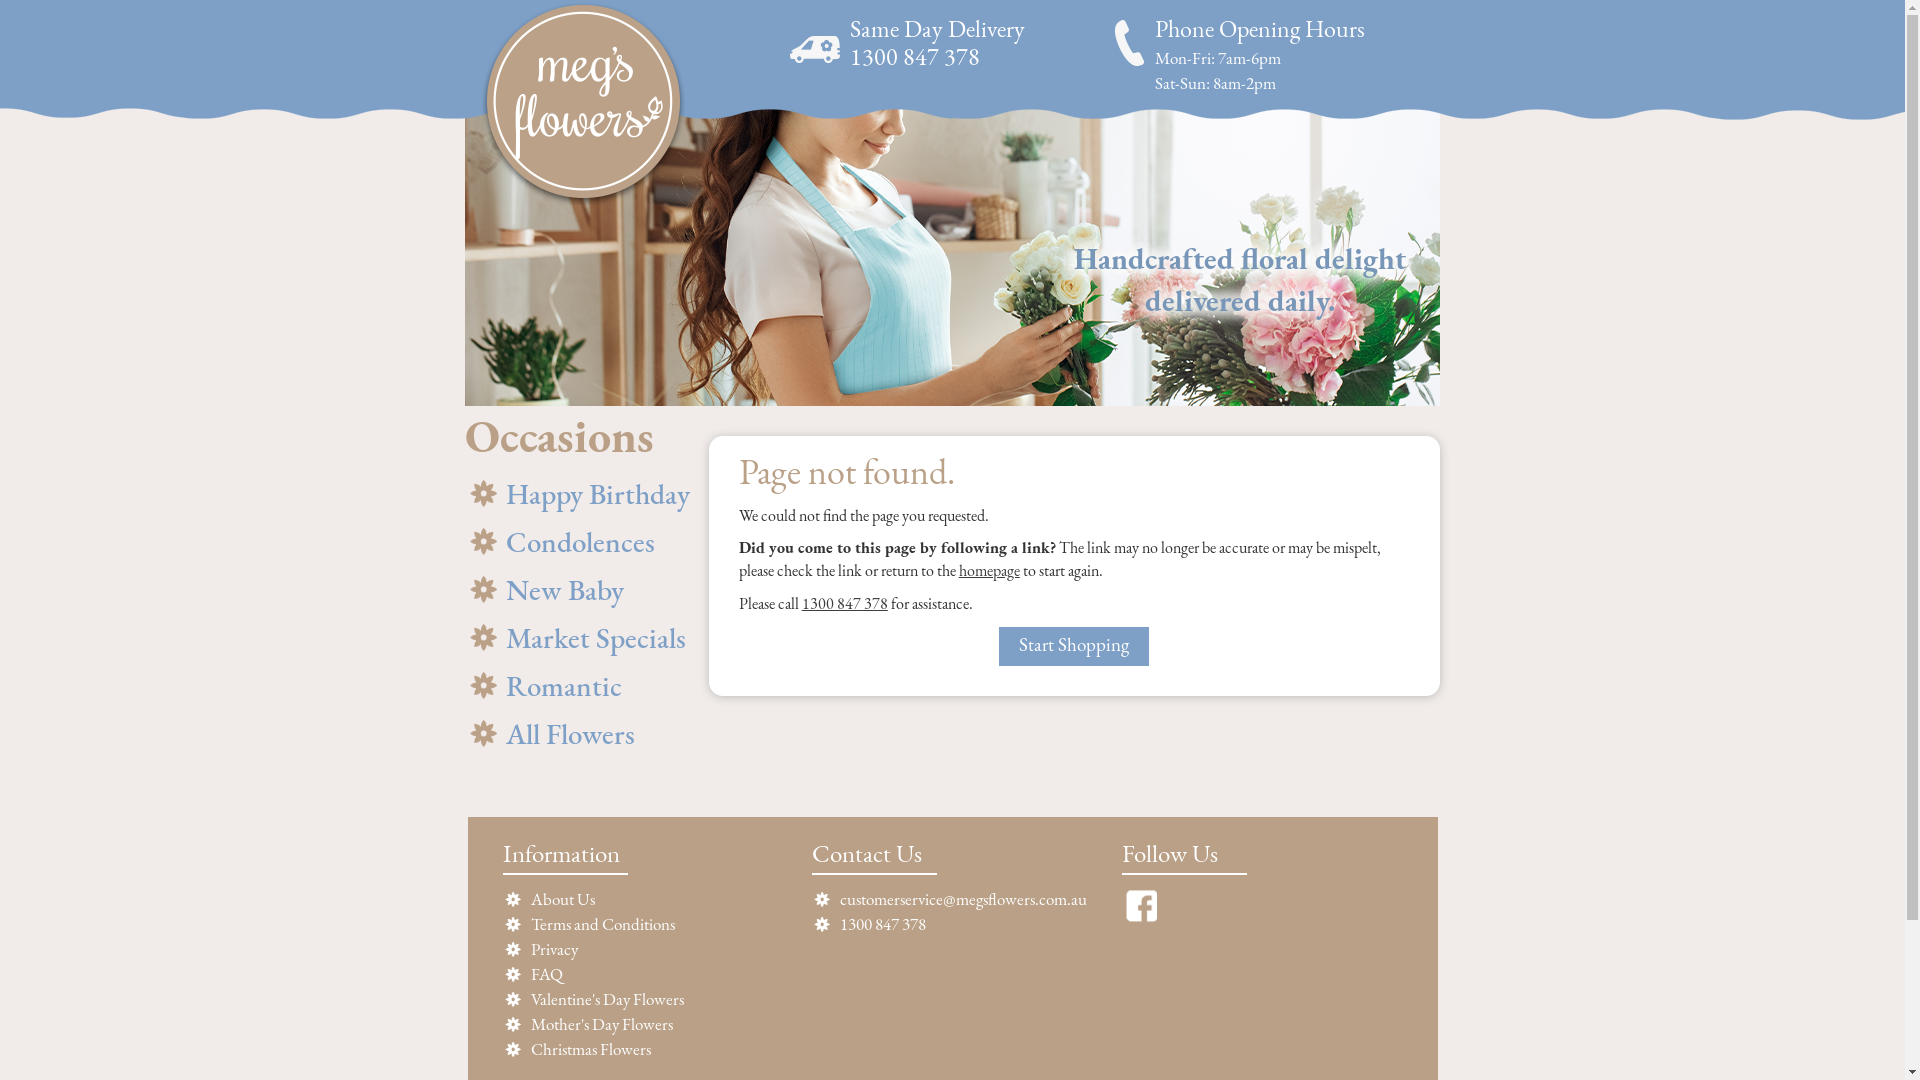 The image size is (1920, 1080). I want to click on '1300 847 378', so click(844, 604).